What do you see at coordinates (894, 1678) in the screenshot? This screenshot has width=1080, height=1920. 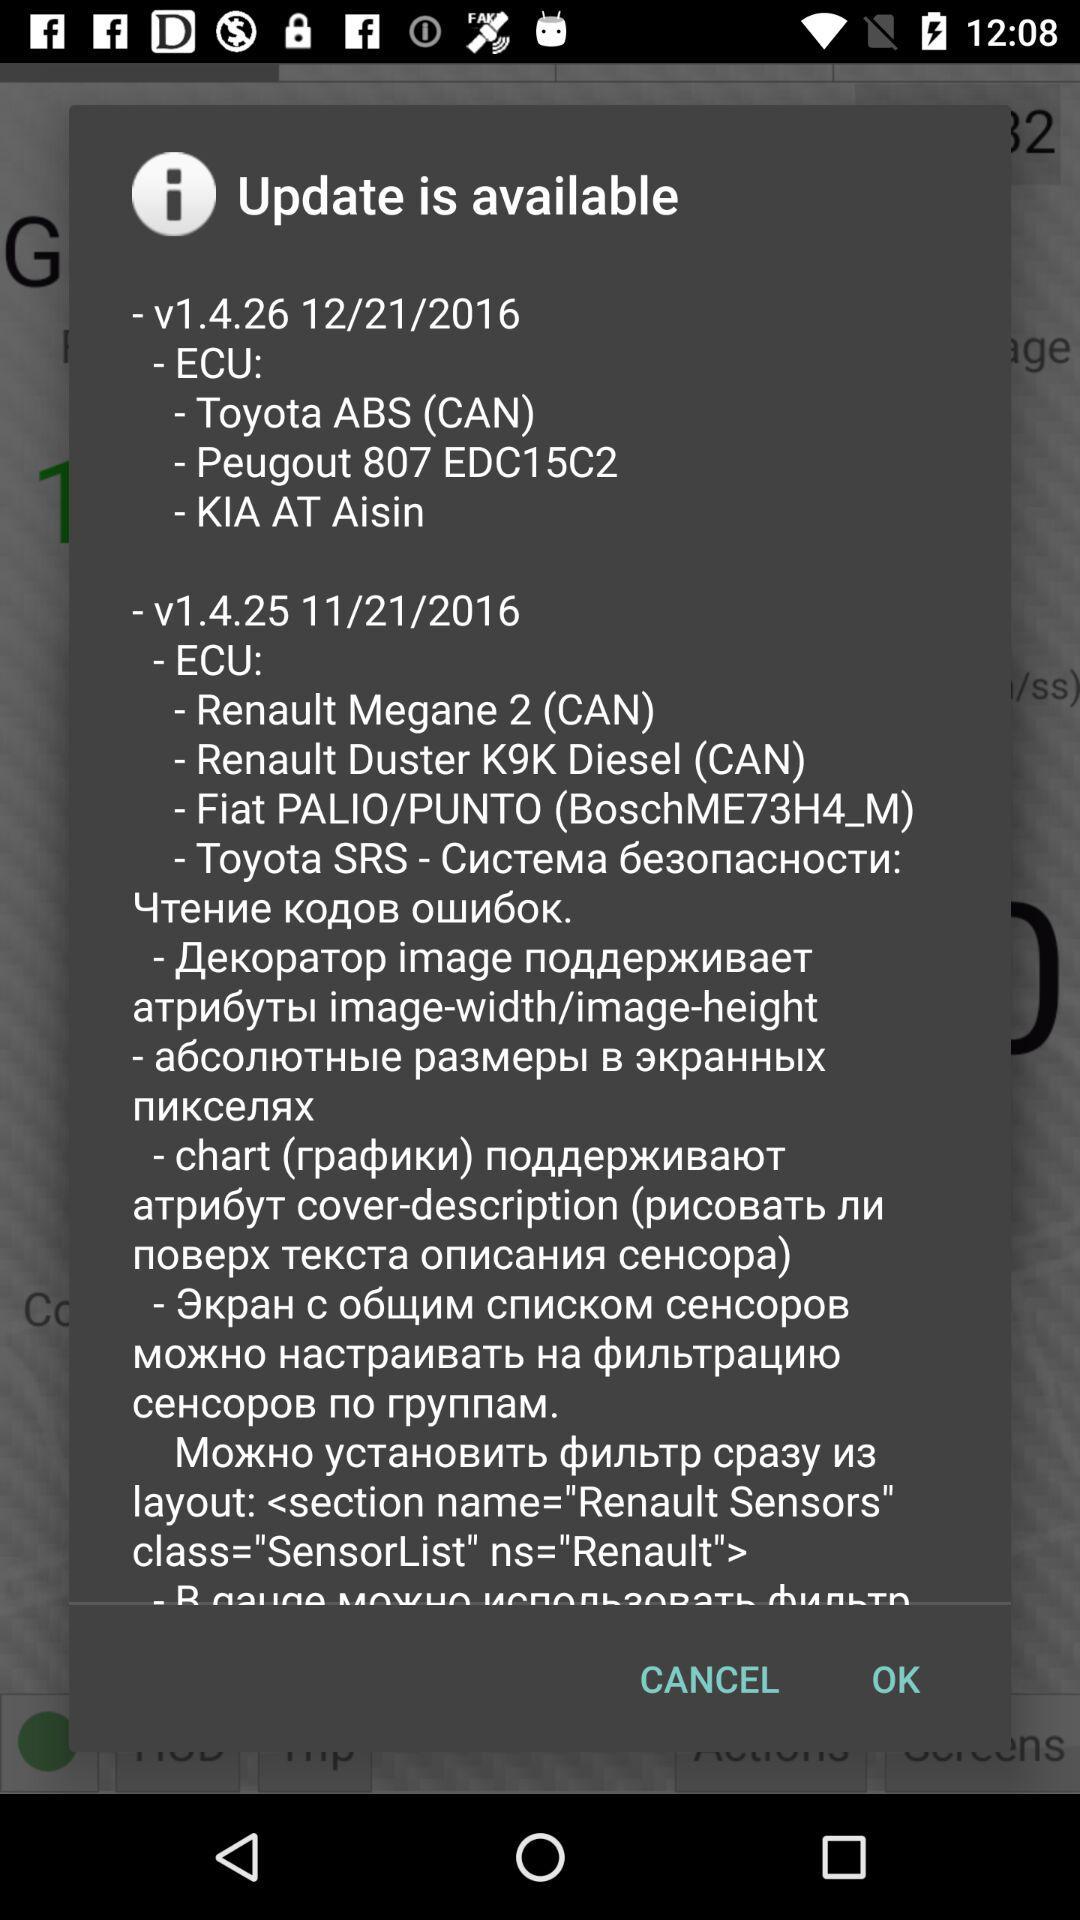 I see `icon below v1 4 26 item` at bounding box center [894, 1678].